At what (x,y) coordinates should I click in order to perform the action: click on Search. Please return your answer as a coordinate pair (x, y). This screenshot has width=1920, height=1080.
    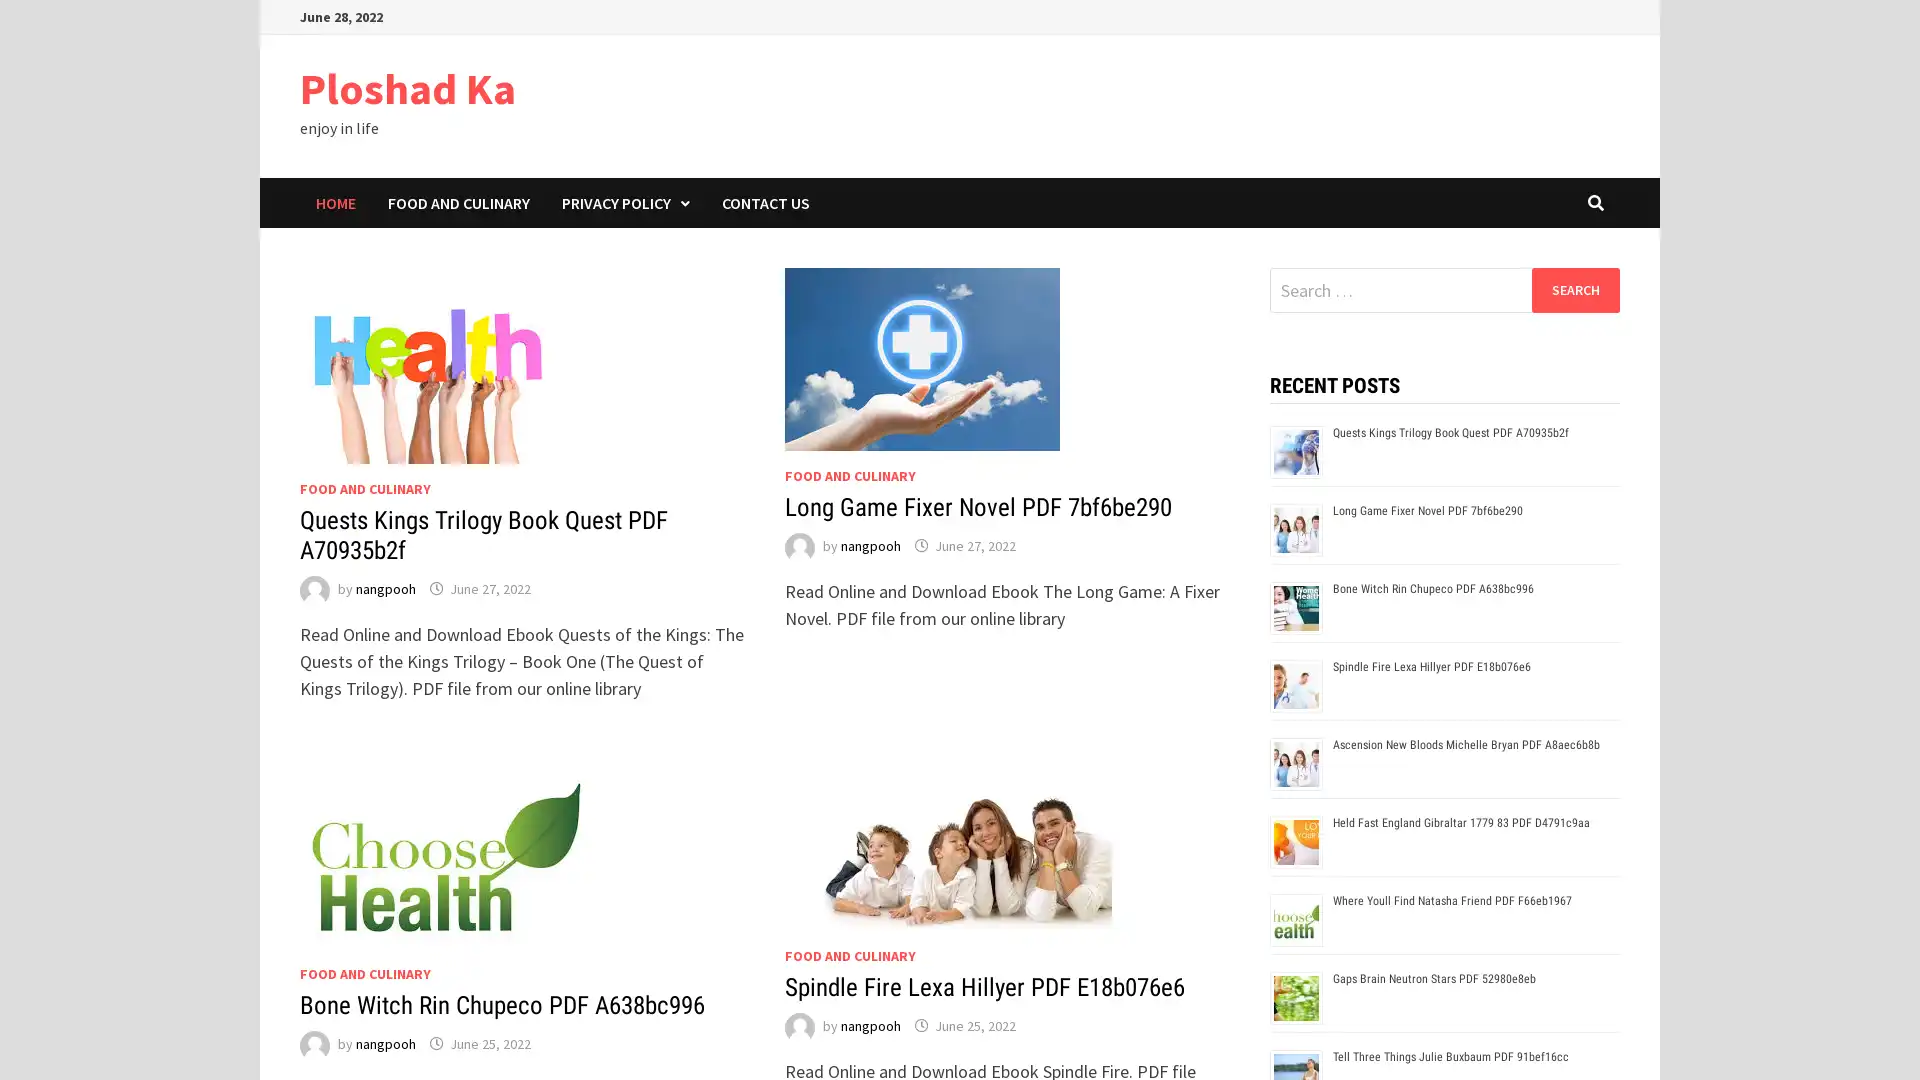
    Looking at the image, I should click on (1574, 289).